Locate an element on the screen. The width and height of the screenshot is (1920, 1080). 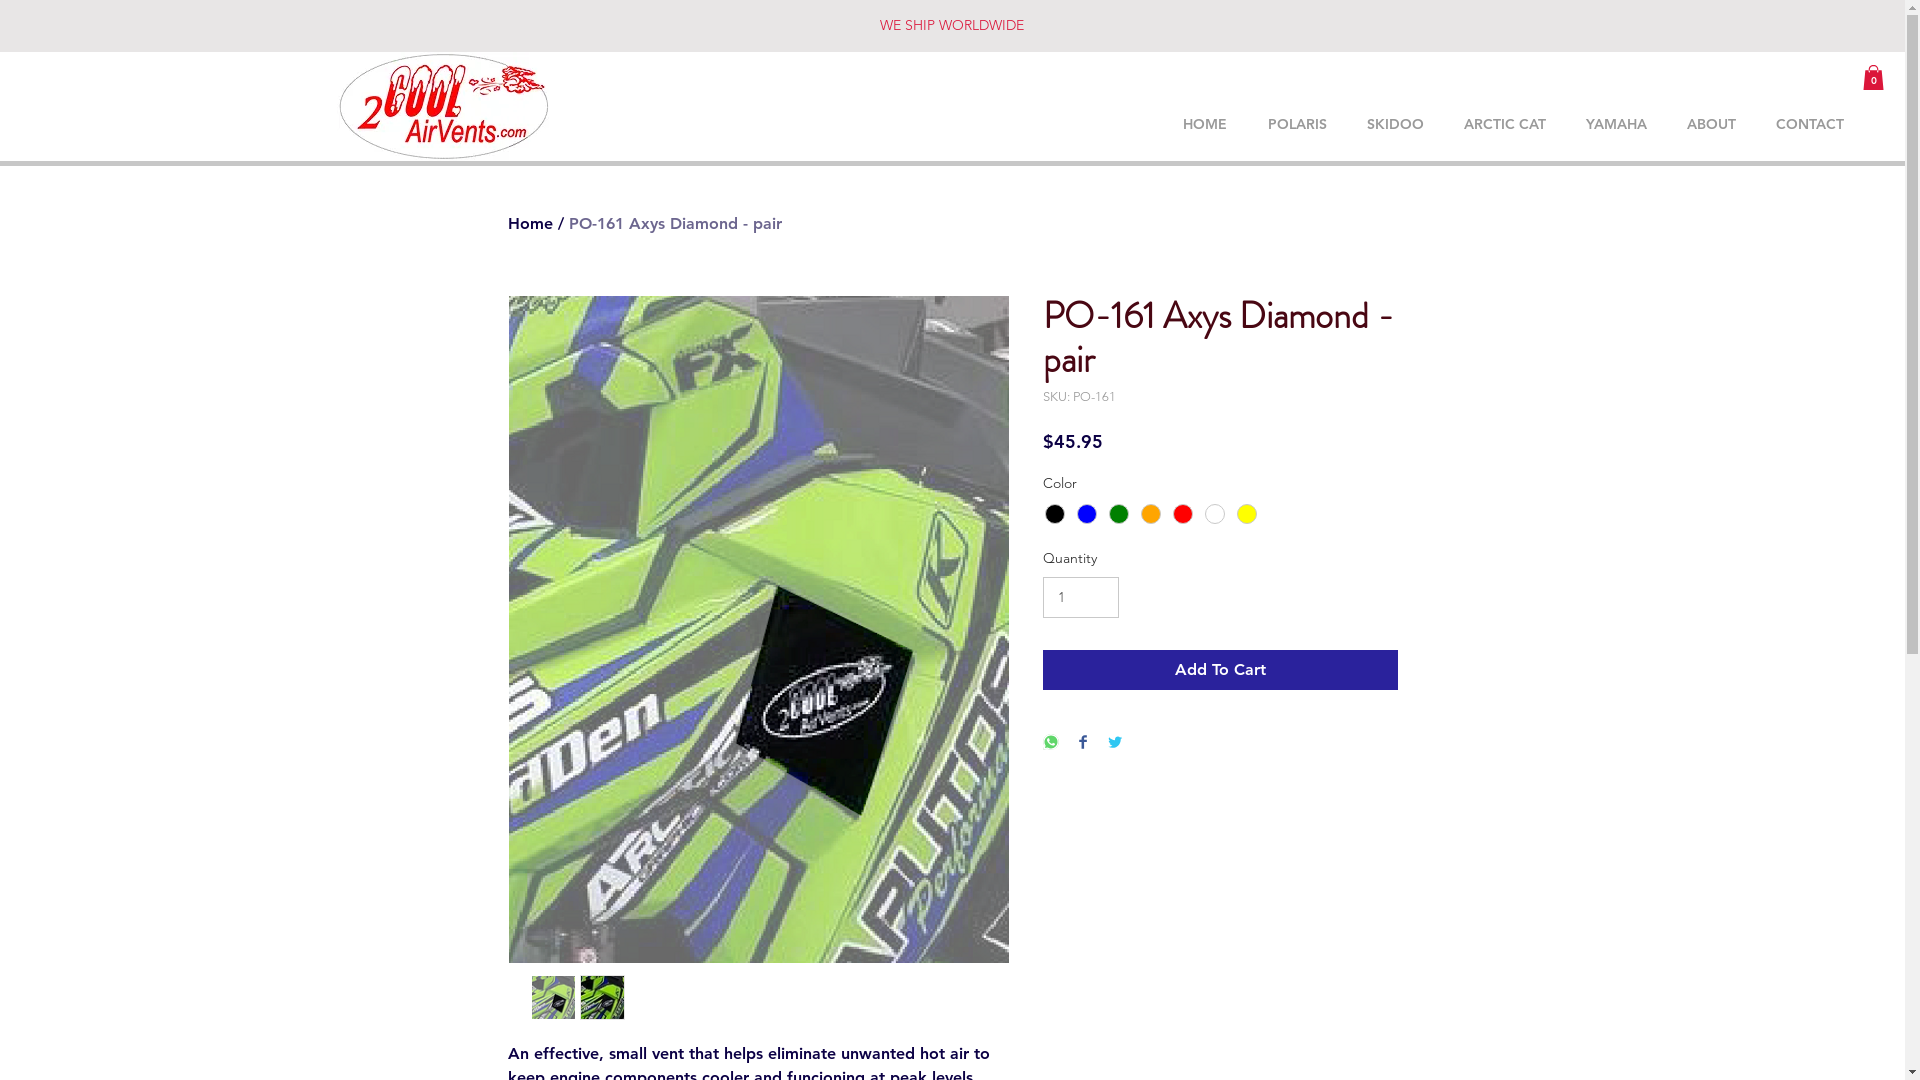
'HOME' is located at coordinates (1161, 123).